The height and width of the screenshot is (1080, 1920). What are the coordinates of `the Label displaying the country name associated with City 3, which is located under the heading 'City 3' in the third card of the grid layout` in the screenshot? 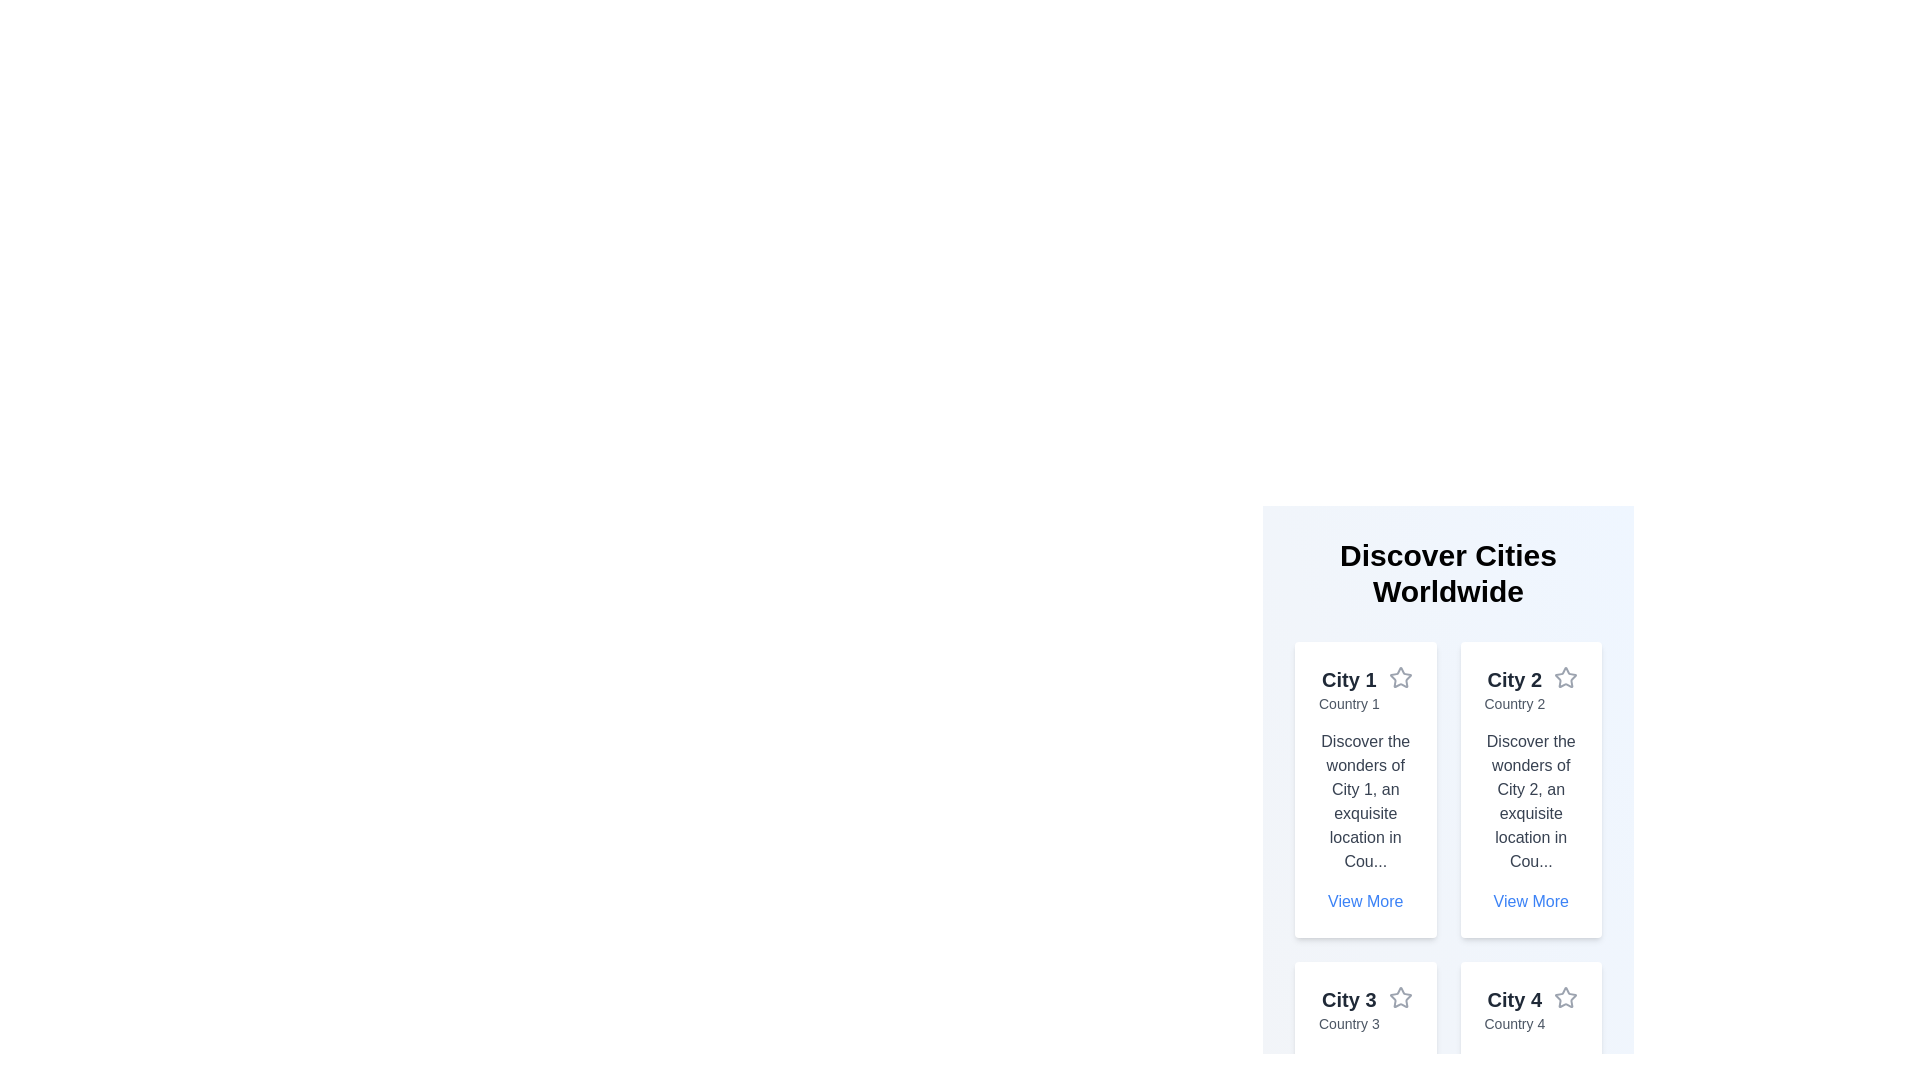 It's located at (1349, 1023).